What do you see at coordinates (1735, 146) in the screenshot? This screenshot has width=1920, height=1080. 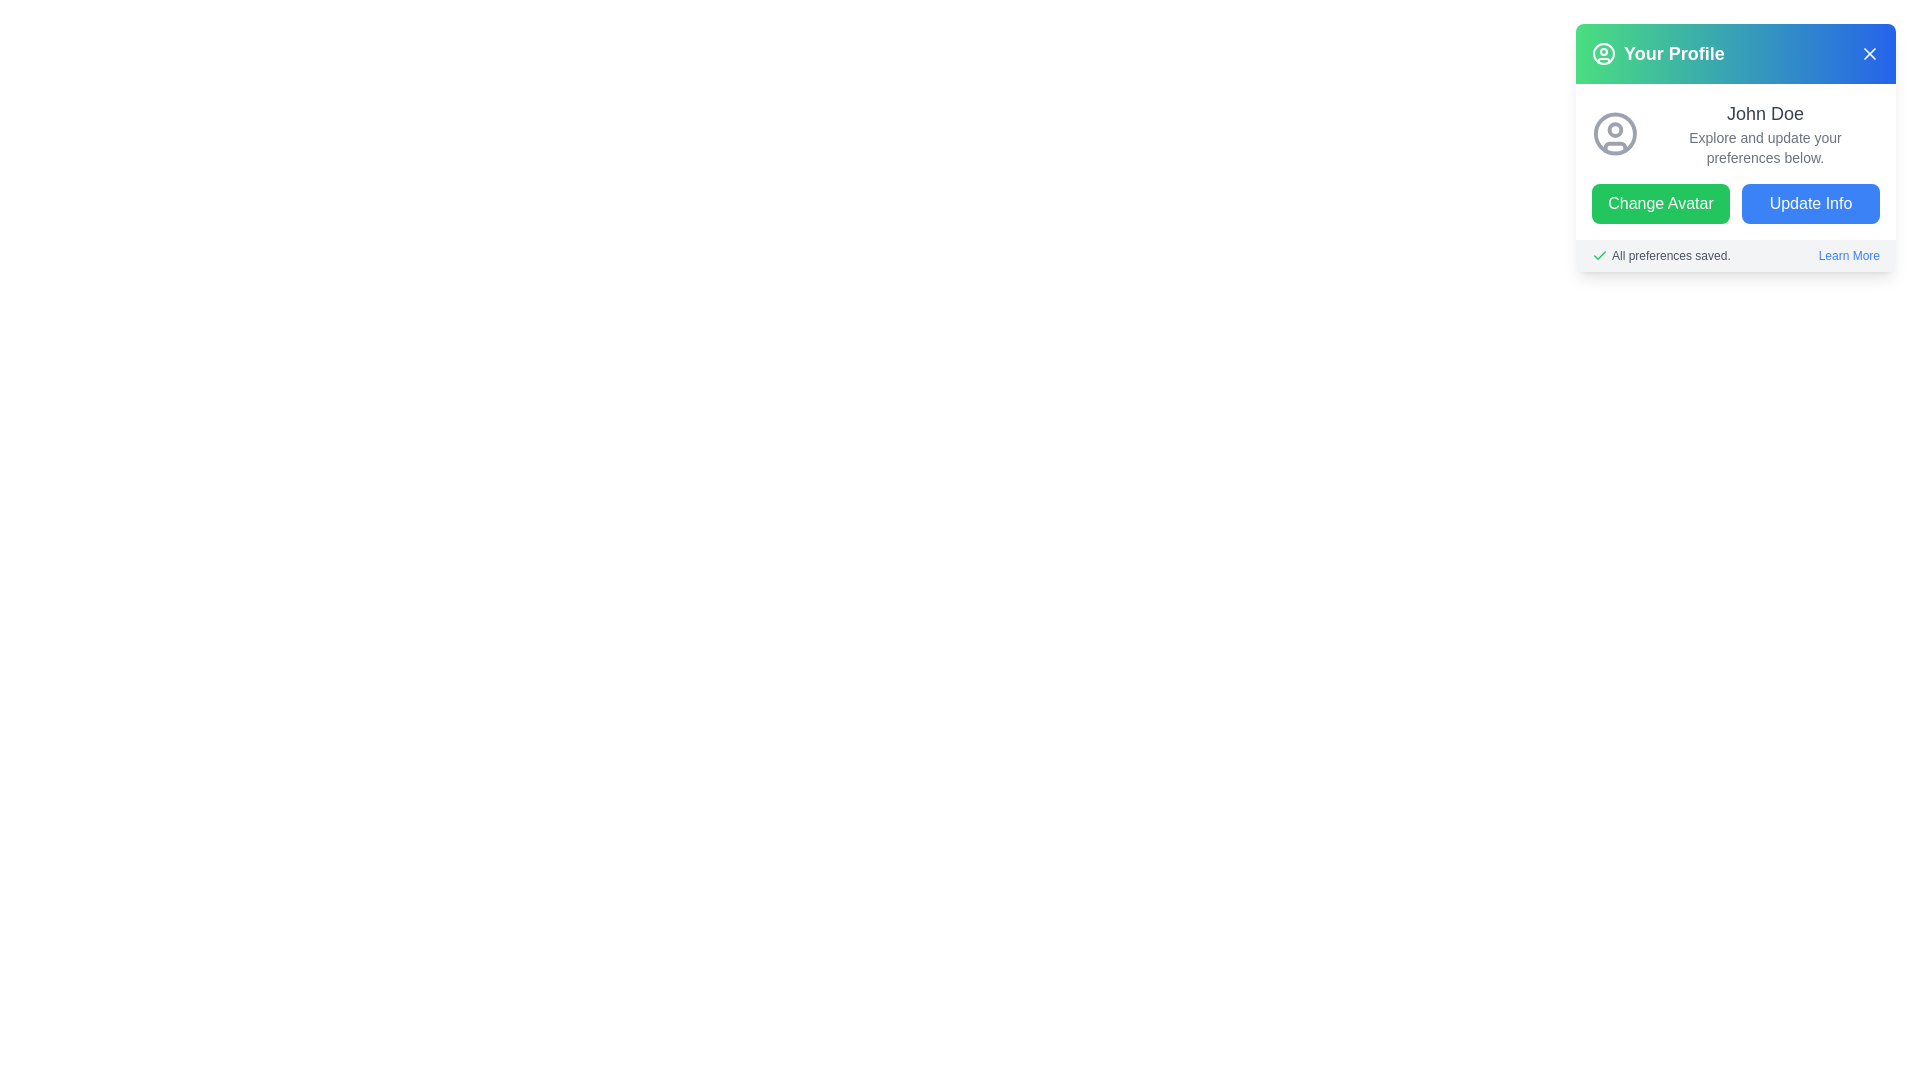 I see `the text segment that displays 'John Doe' and 'Explore and update your preferences below' within the user profile panel, which is located beneath the 'Your Profile' header` at bounding box center [1735, 146].